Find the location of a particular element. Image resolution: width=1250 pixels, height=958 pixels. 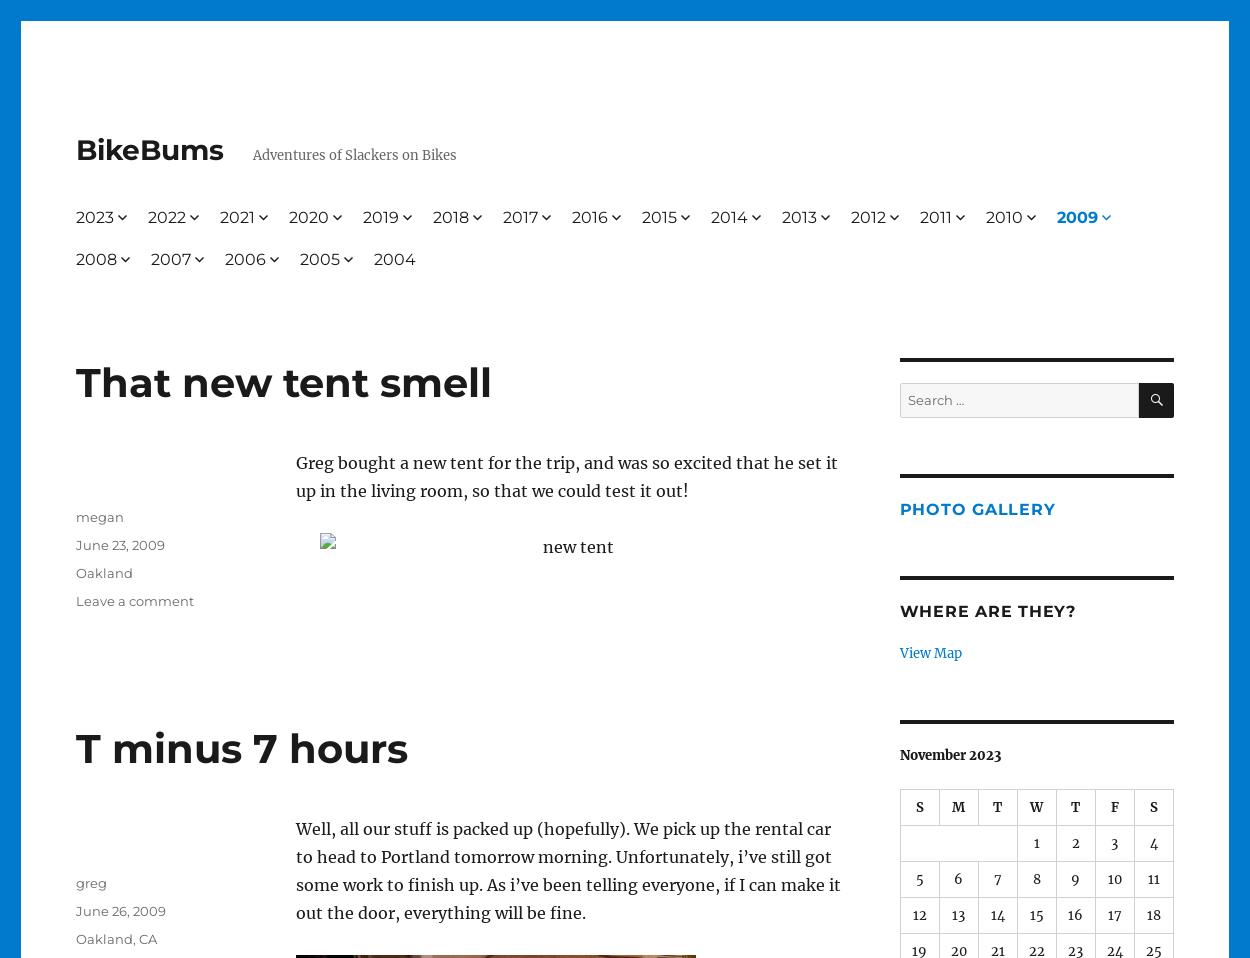

'2008' is located at coordinates (94, 258).